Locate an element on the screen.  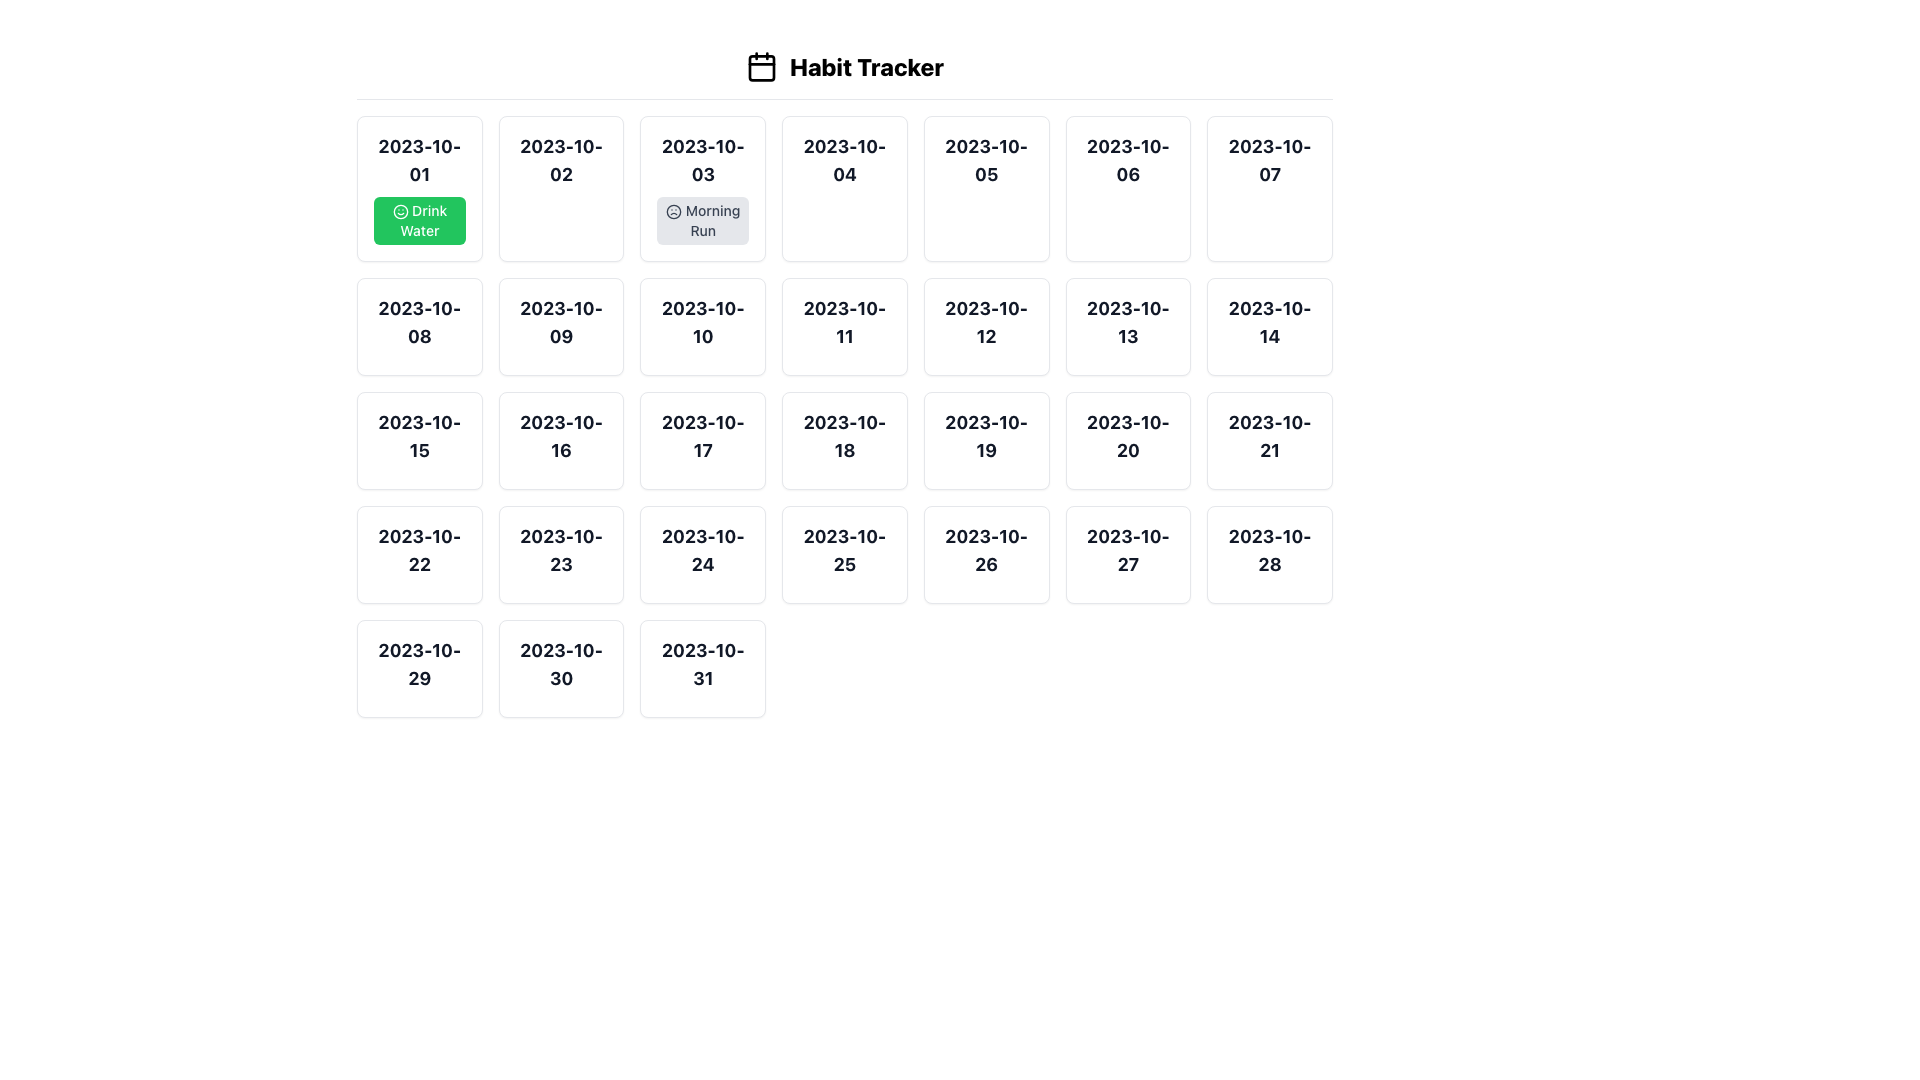
the Date Card displaying the date '2023-10-27' in bold, large text located centrally within a rectangular card with a white background and rounded corners is located at coordinates (1128, 555).